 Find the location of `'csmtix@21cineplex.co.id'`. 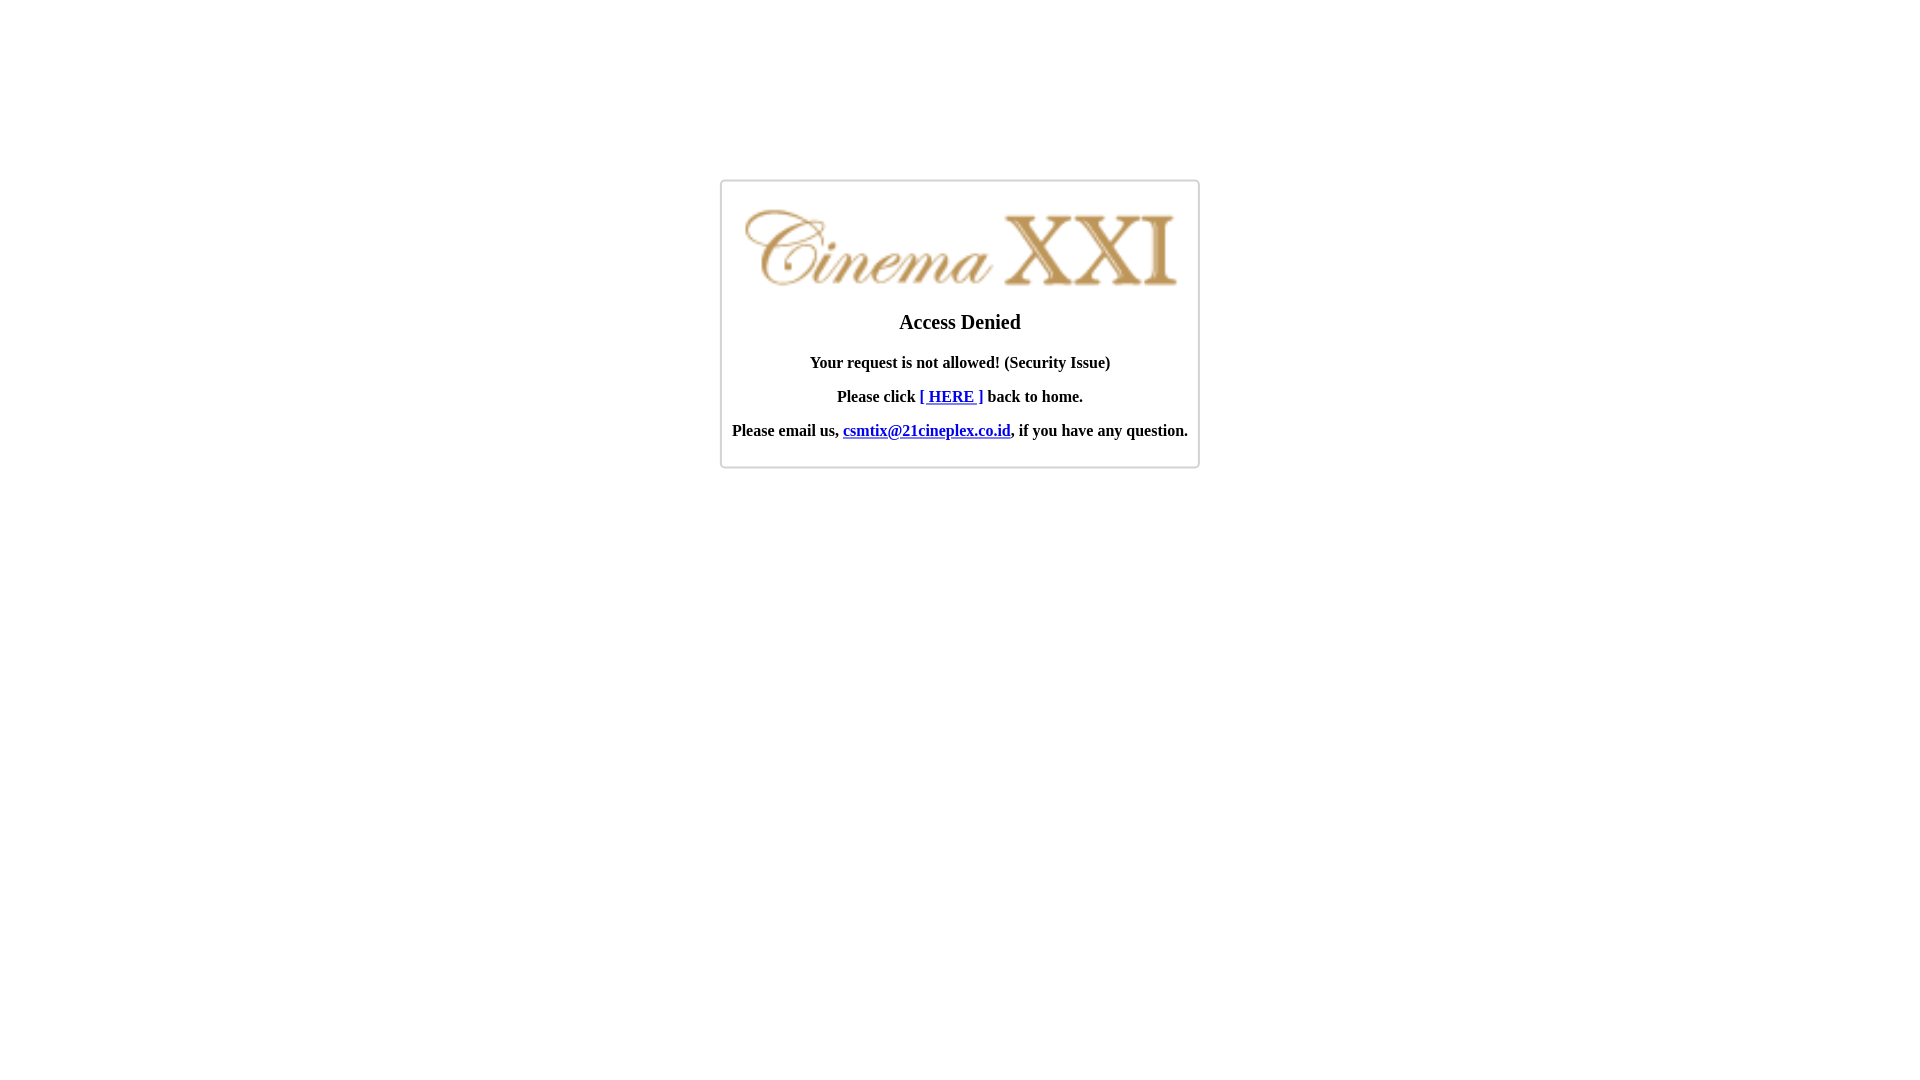

'csmtix@21cineplex.co.id' is located at coordinates (925, 430).